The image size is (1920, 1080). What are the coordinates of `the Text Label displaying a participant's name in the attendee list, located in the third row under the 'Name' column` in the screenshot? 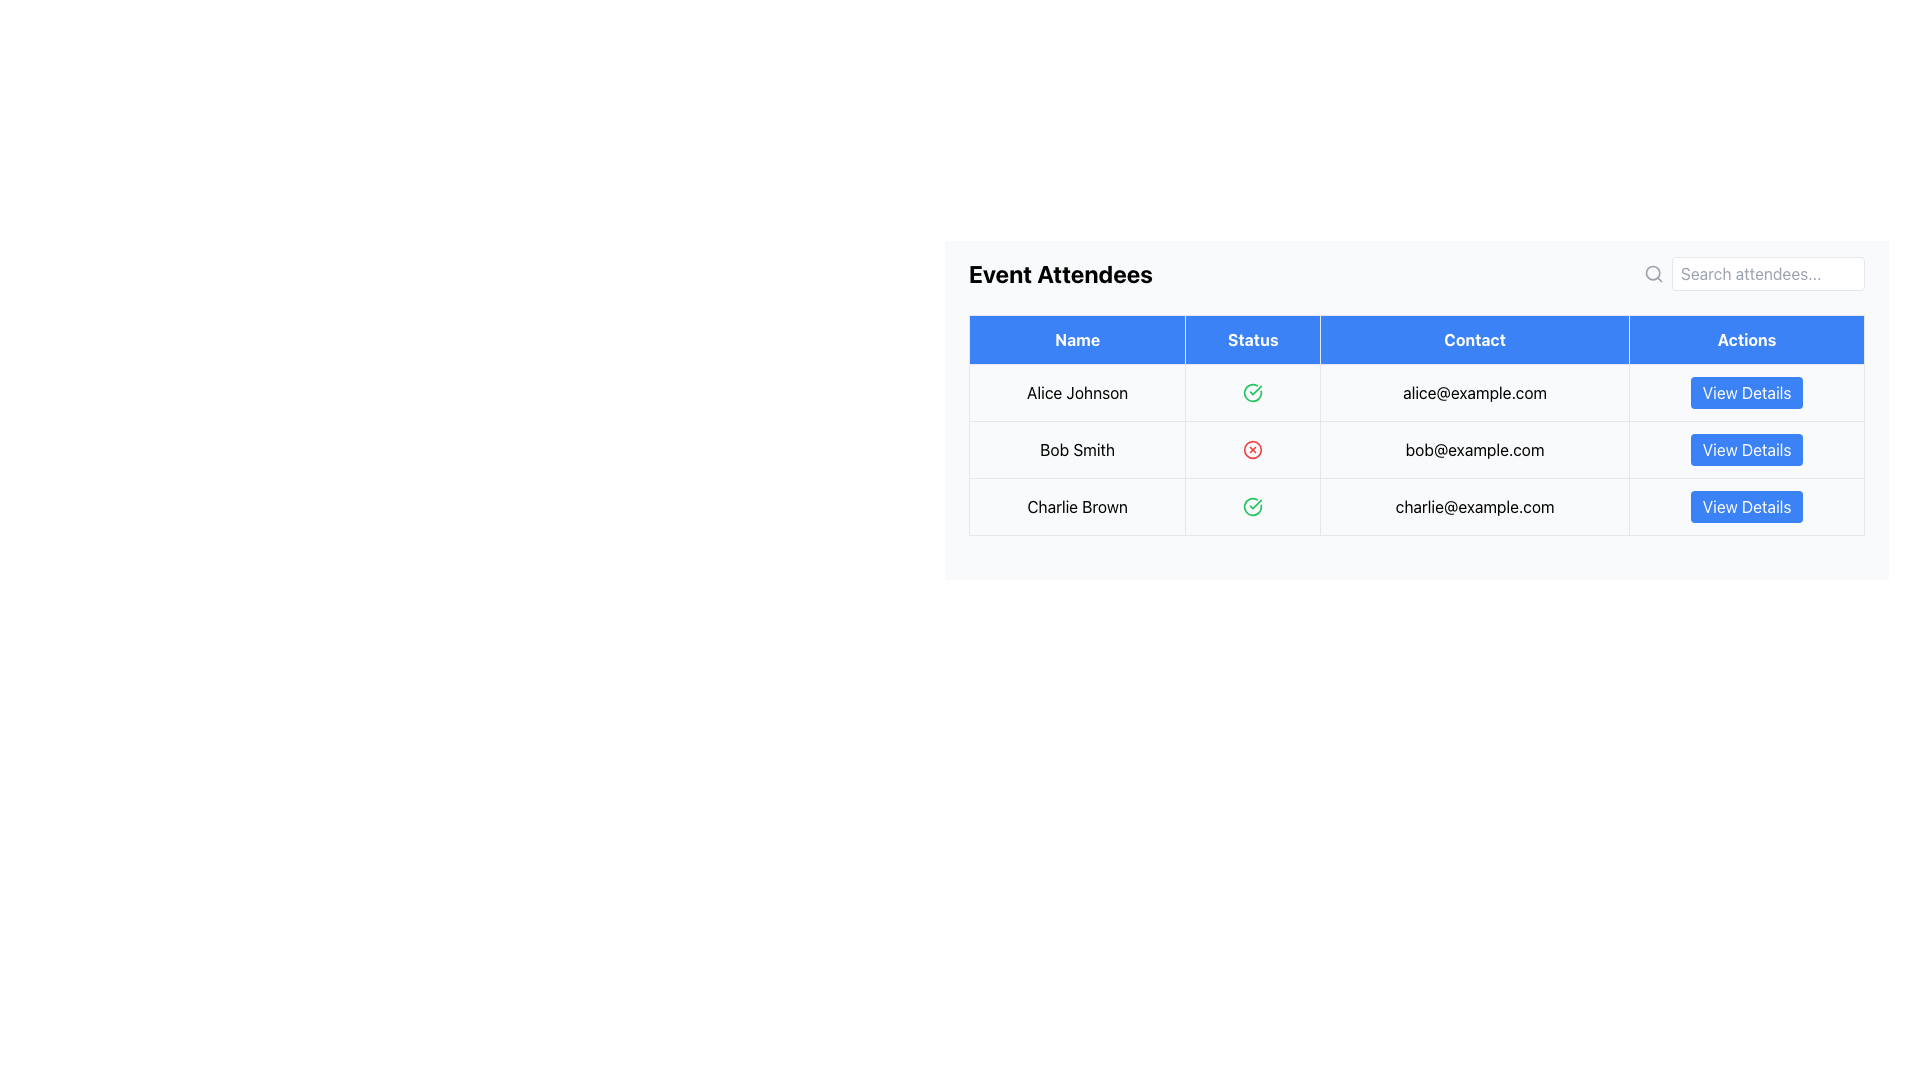 It's located at (1076, 505).